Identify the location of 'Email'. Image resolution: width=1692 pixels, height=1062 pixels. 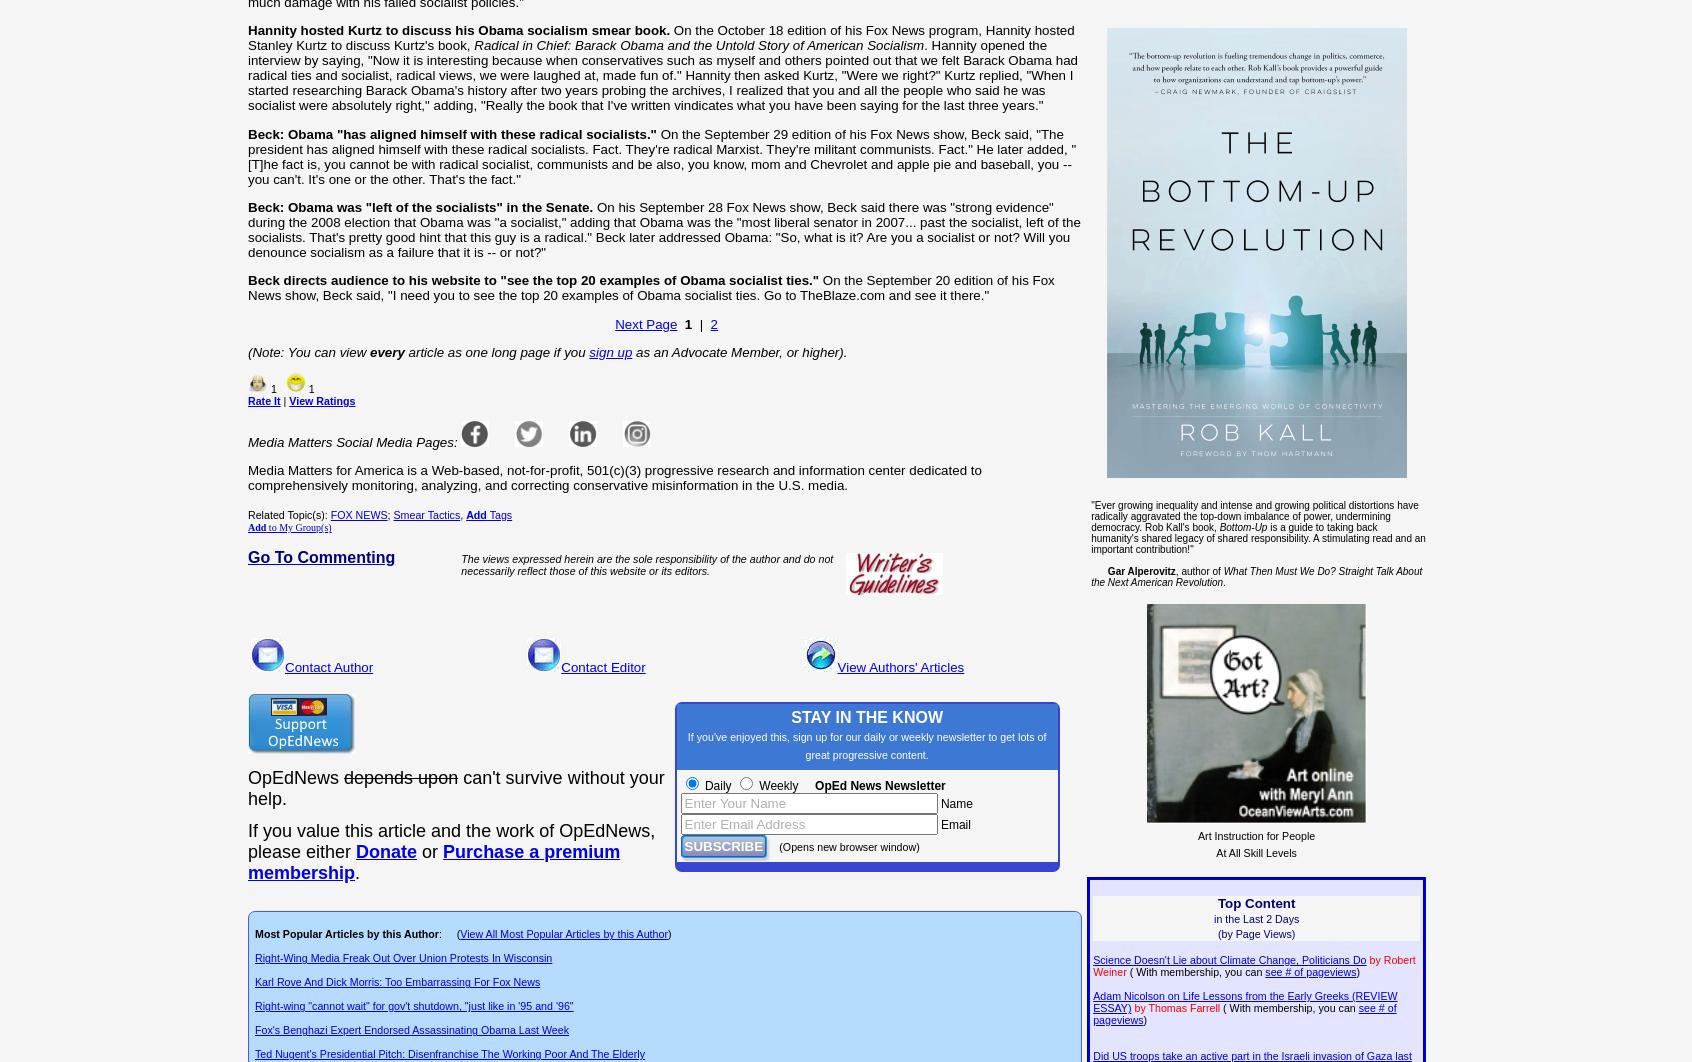
(937, 823).